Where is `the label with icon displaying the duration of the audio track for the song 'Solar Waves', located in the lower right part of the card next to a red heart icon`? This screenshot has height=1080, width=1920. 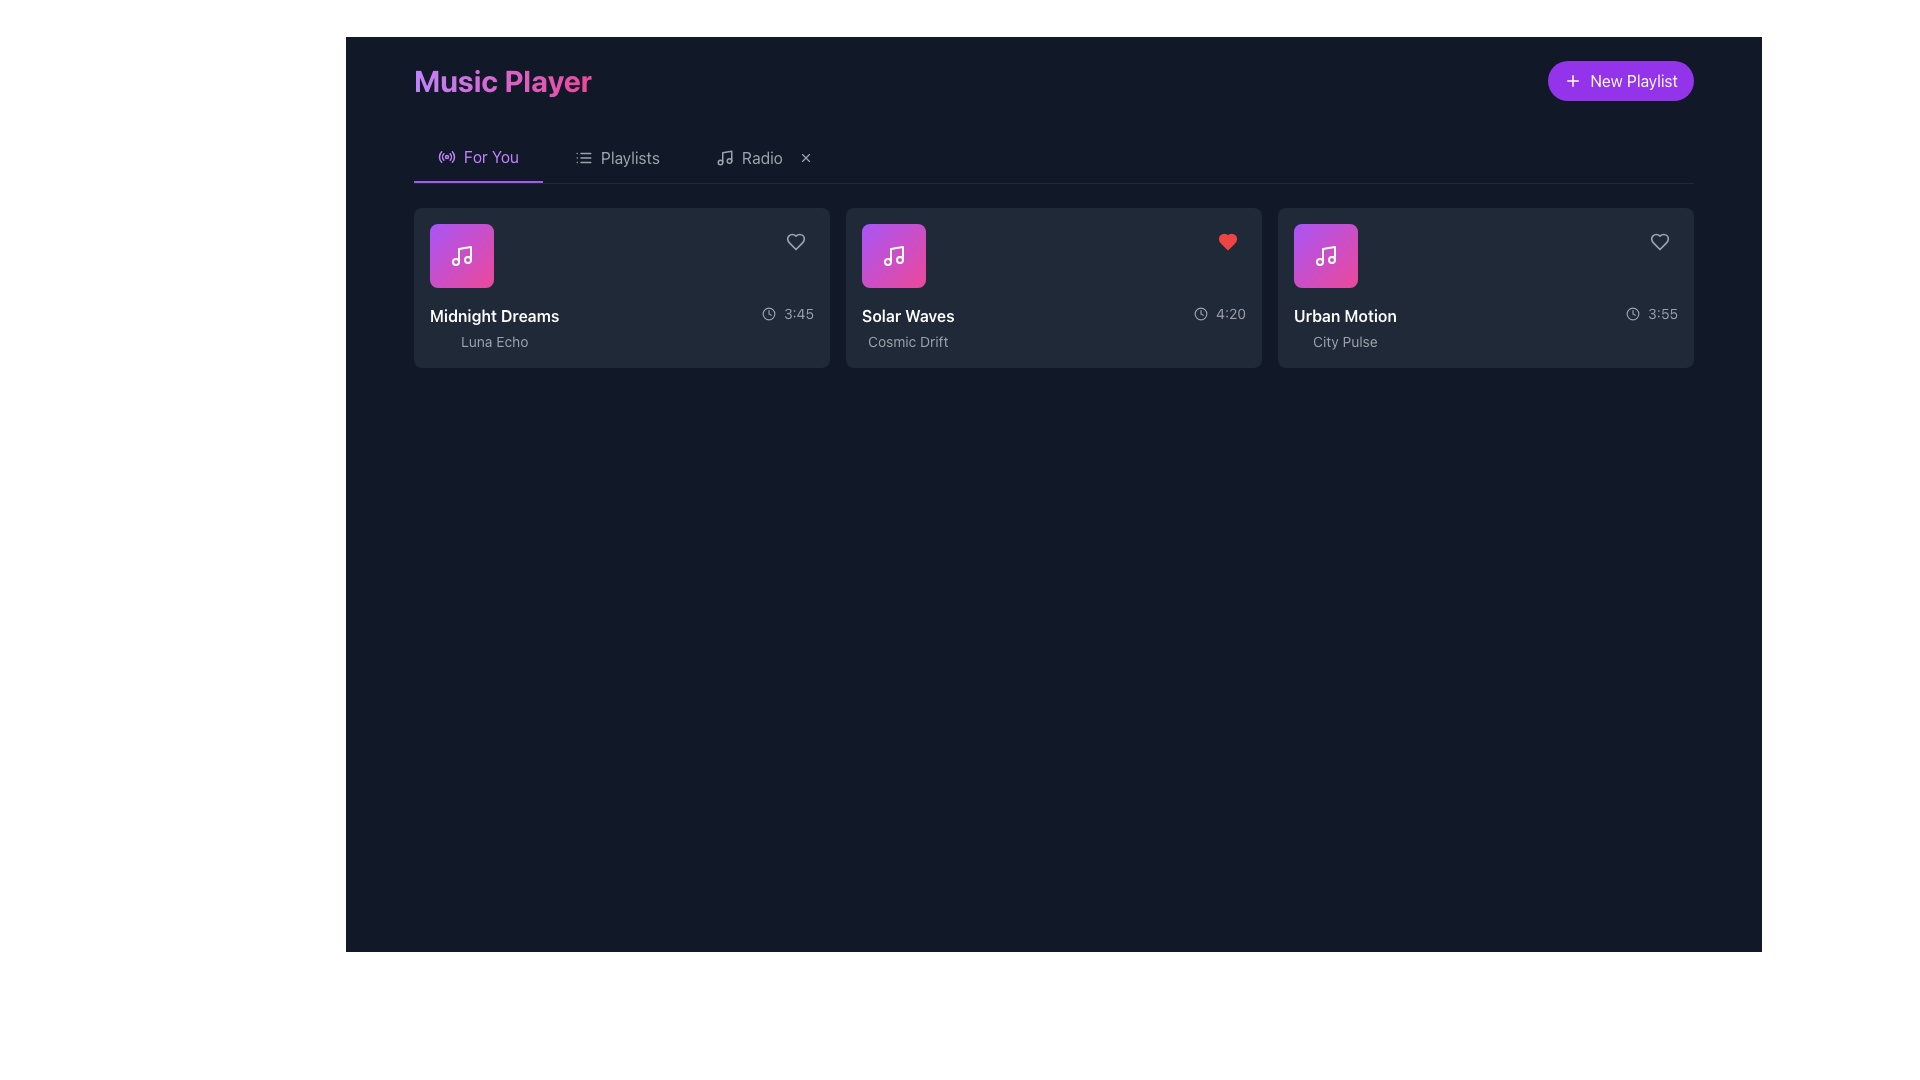
the label with icon displaying the duration of the audio track for the song 'Solar Waves', located in the lower right part of the card next to a red heart icon is located at coordinates (1218, 313).